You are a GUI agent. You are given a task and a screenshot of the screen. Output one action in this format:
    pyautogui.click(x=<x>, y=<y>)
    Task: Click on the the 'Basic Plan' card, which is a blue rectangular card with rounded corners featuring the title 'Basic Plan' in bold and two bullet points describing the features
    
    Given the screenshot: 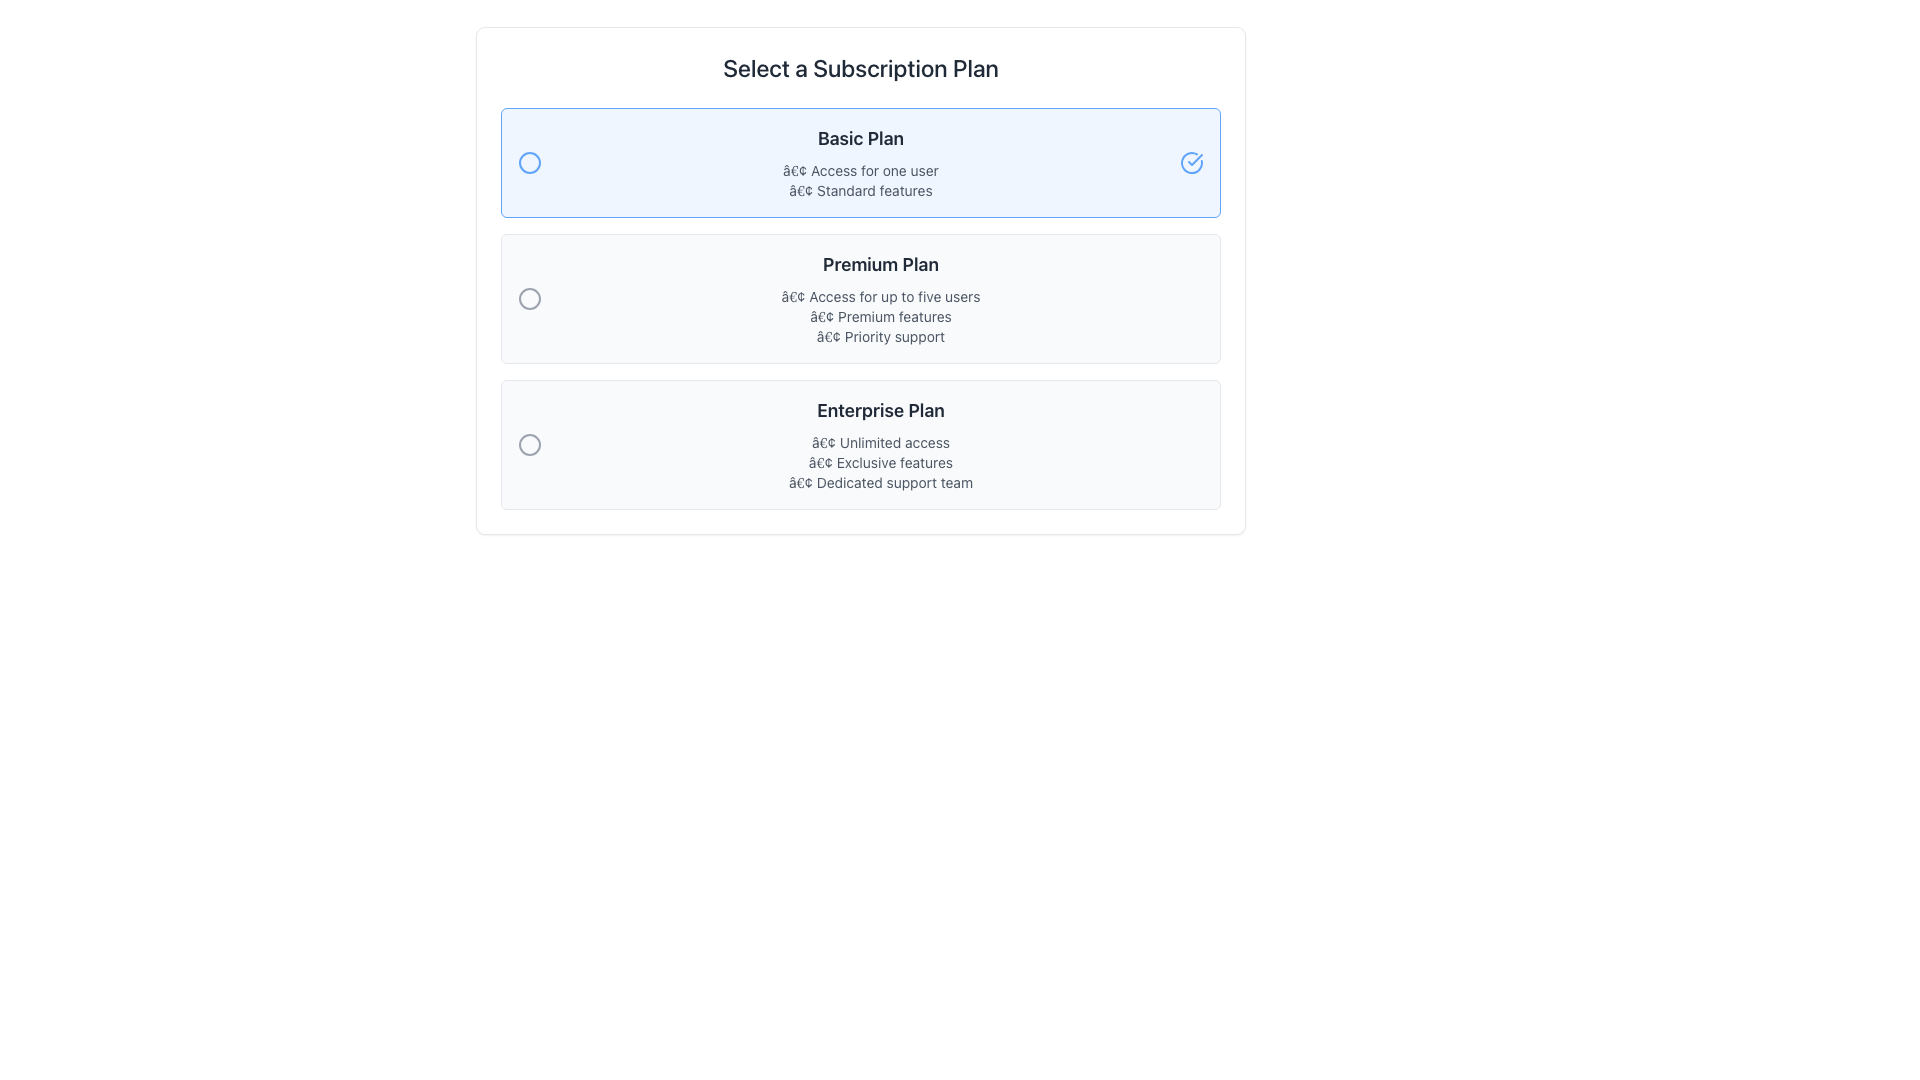 What is the action you would take?
    pyautogui.click(x=860, y=161)
    